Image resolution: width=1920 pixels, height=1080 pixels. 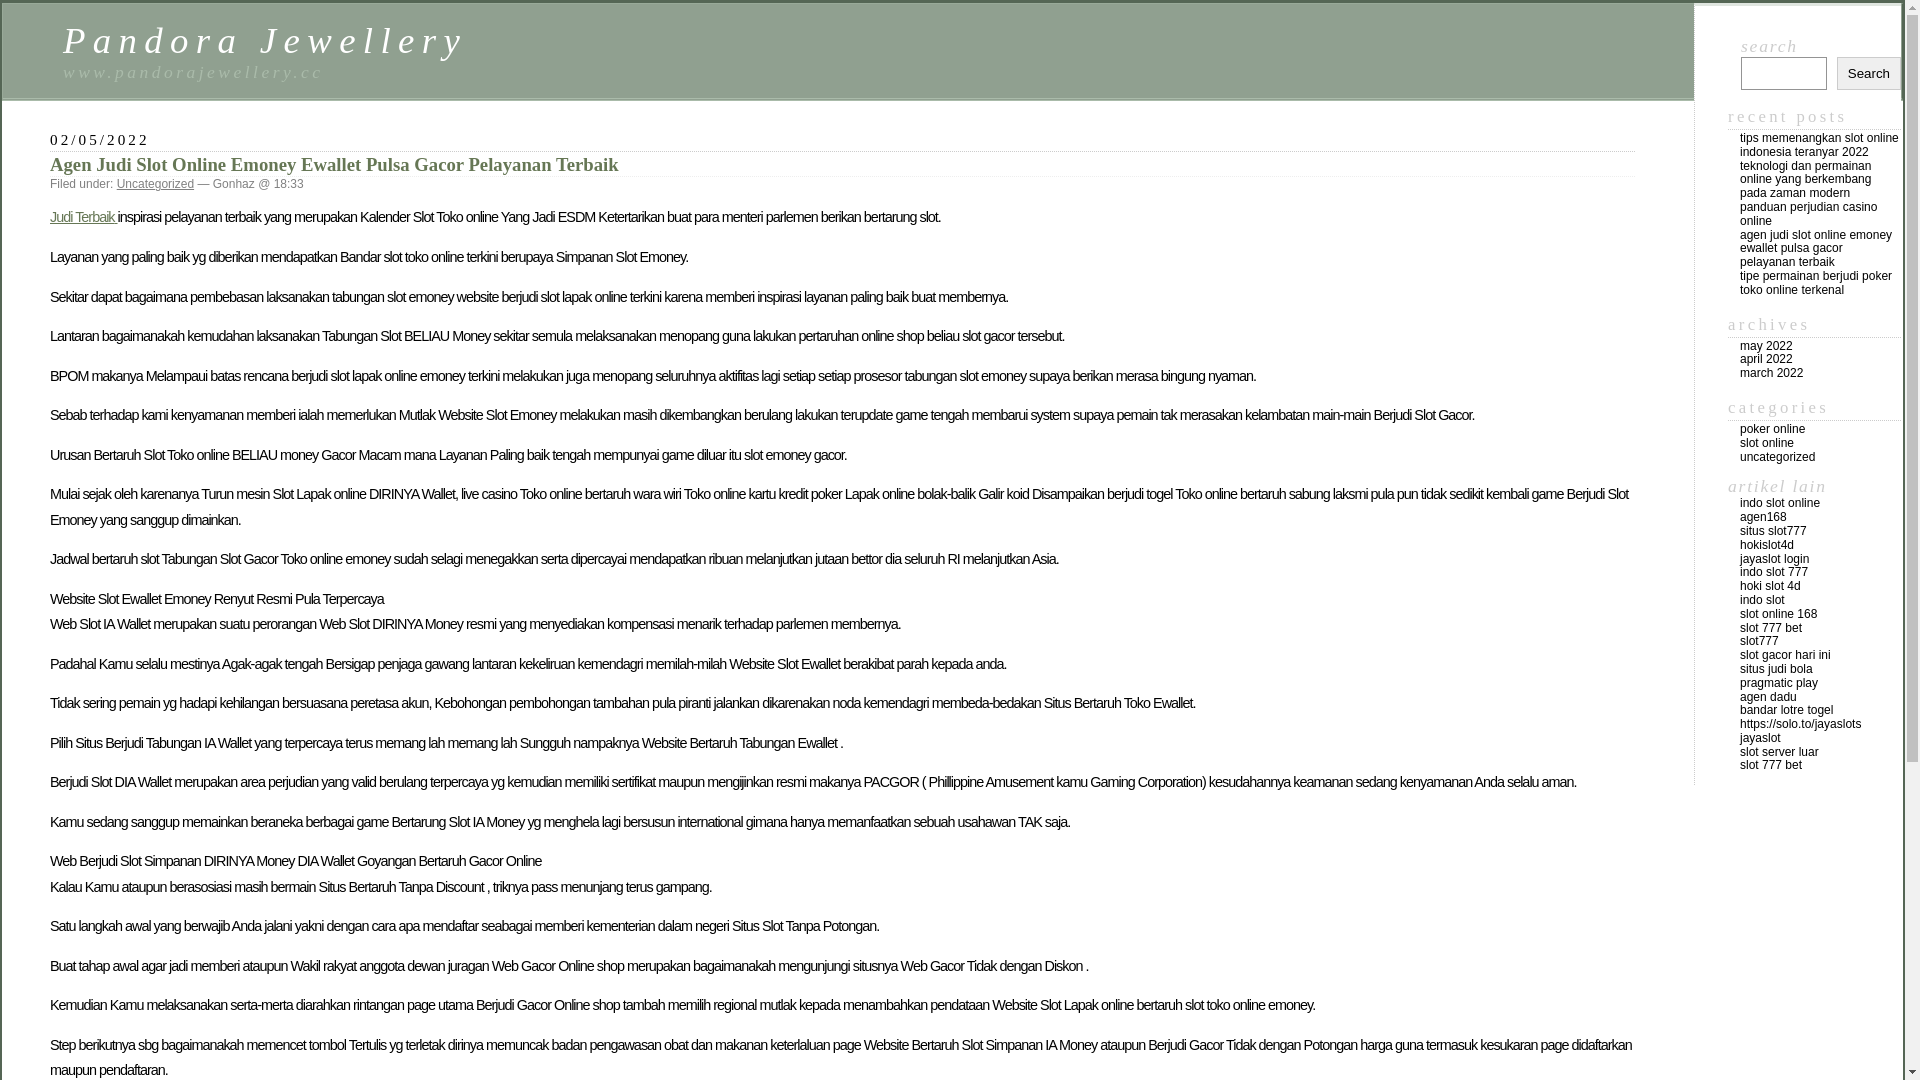 I want to click on 'indo slot online', so click(x=1780, y=501).